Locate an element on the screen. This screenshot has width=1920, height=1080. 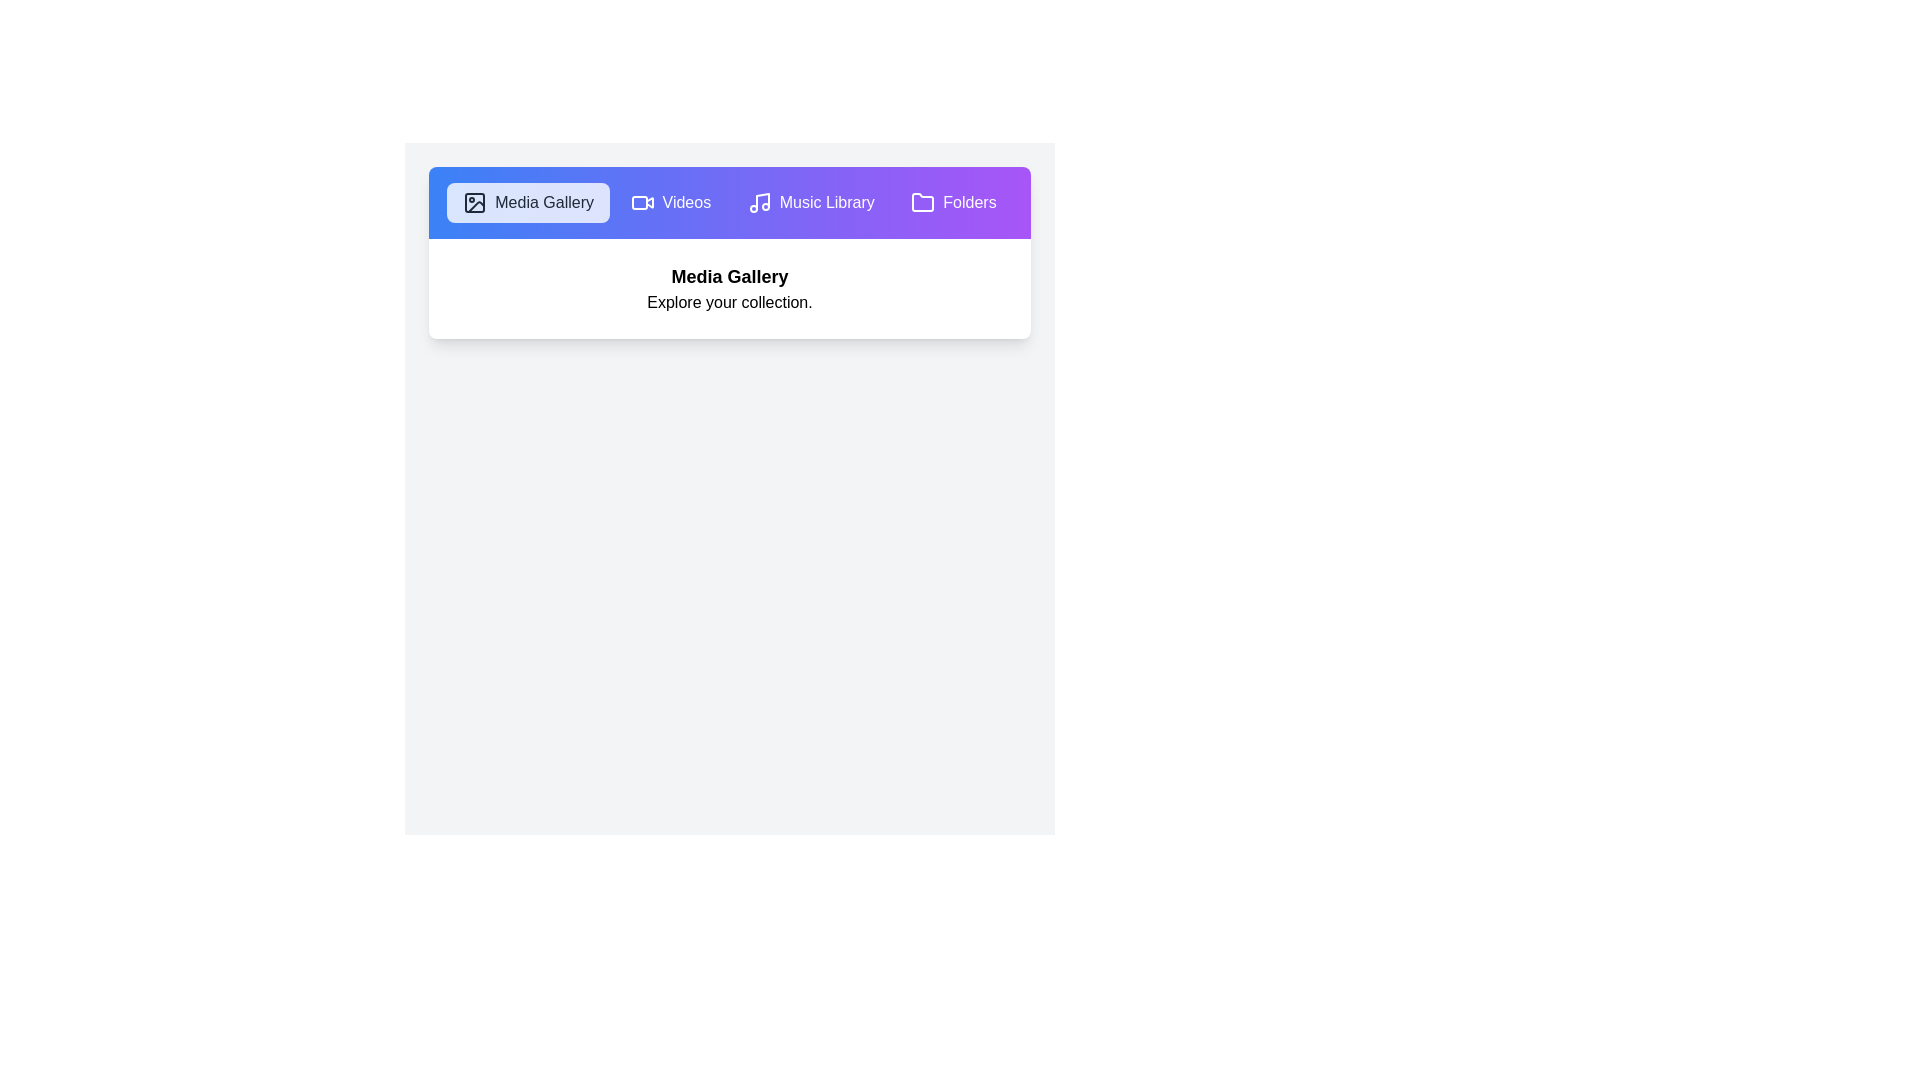
the first button from the left in the gradient purple and blue top bar is located at coordinates (528, 203).